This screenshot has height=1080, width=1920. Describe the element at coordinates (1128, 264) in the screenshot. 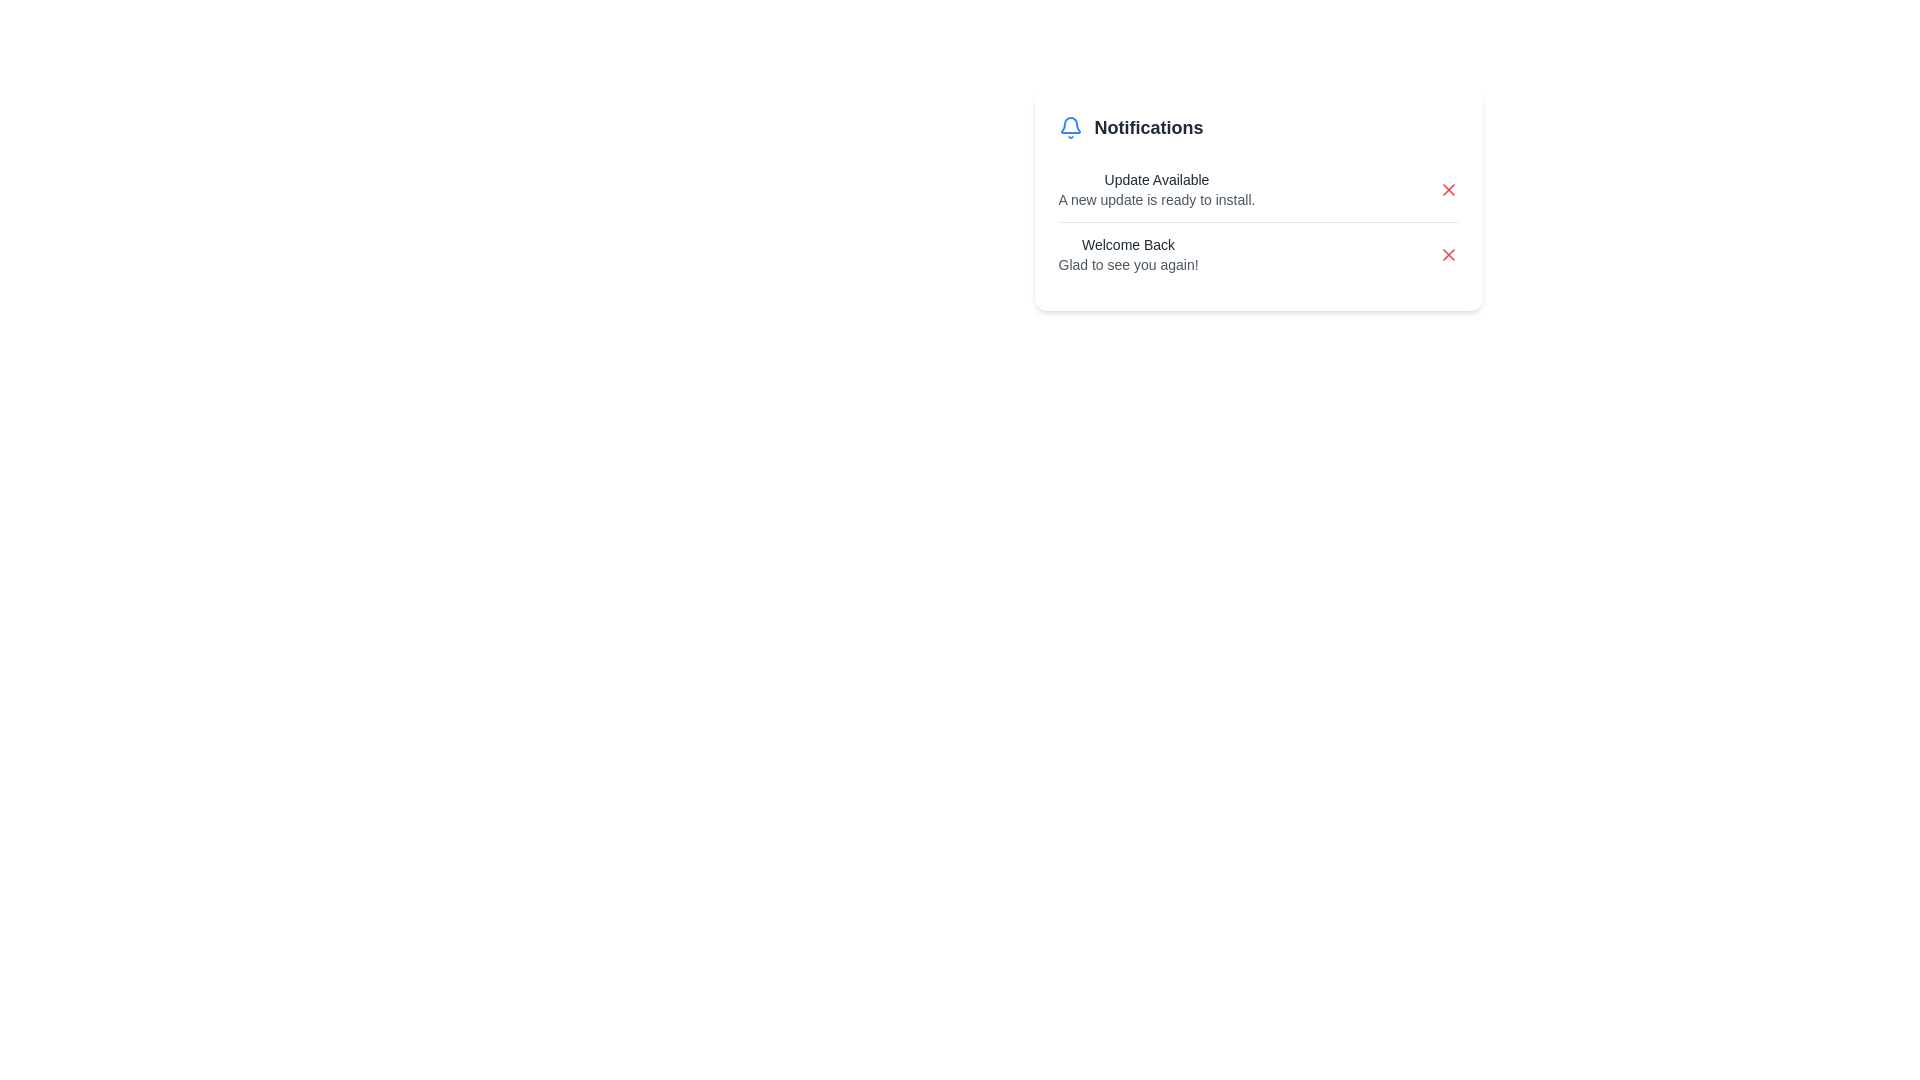

I see `the text label that reads 'Glad` at that location.